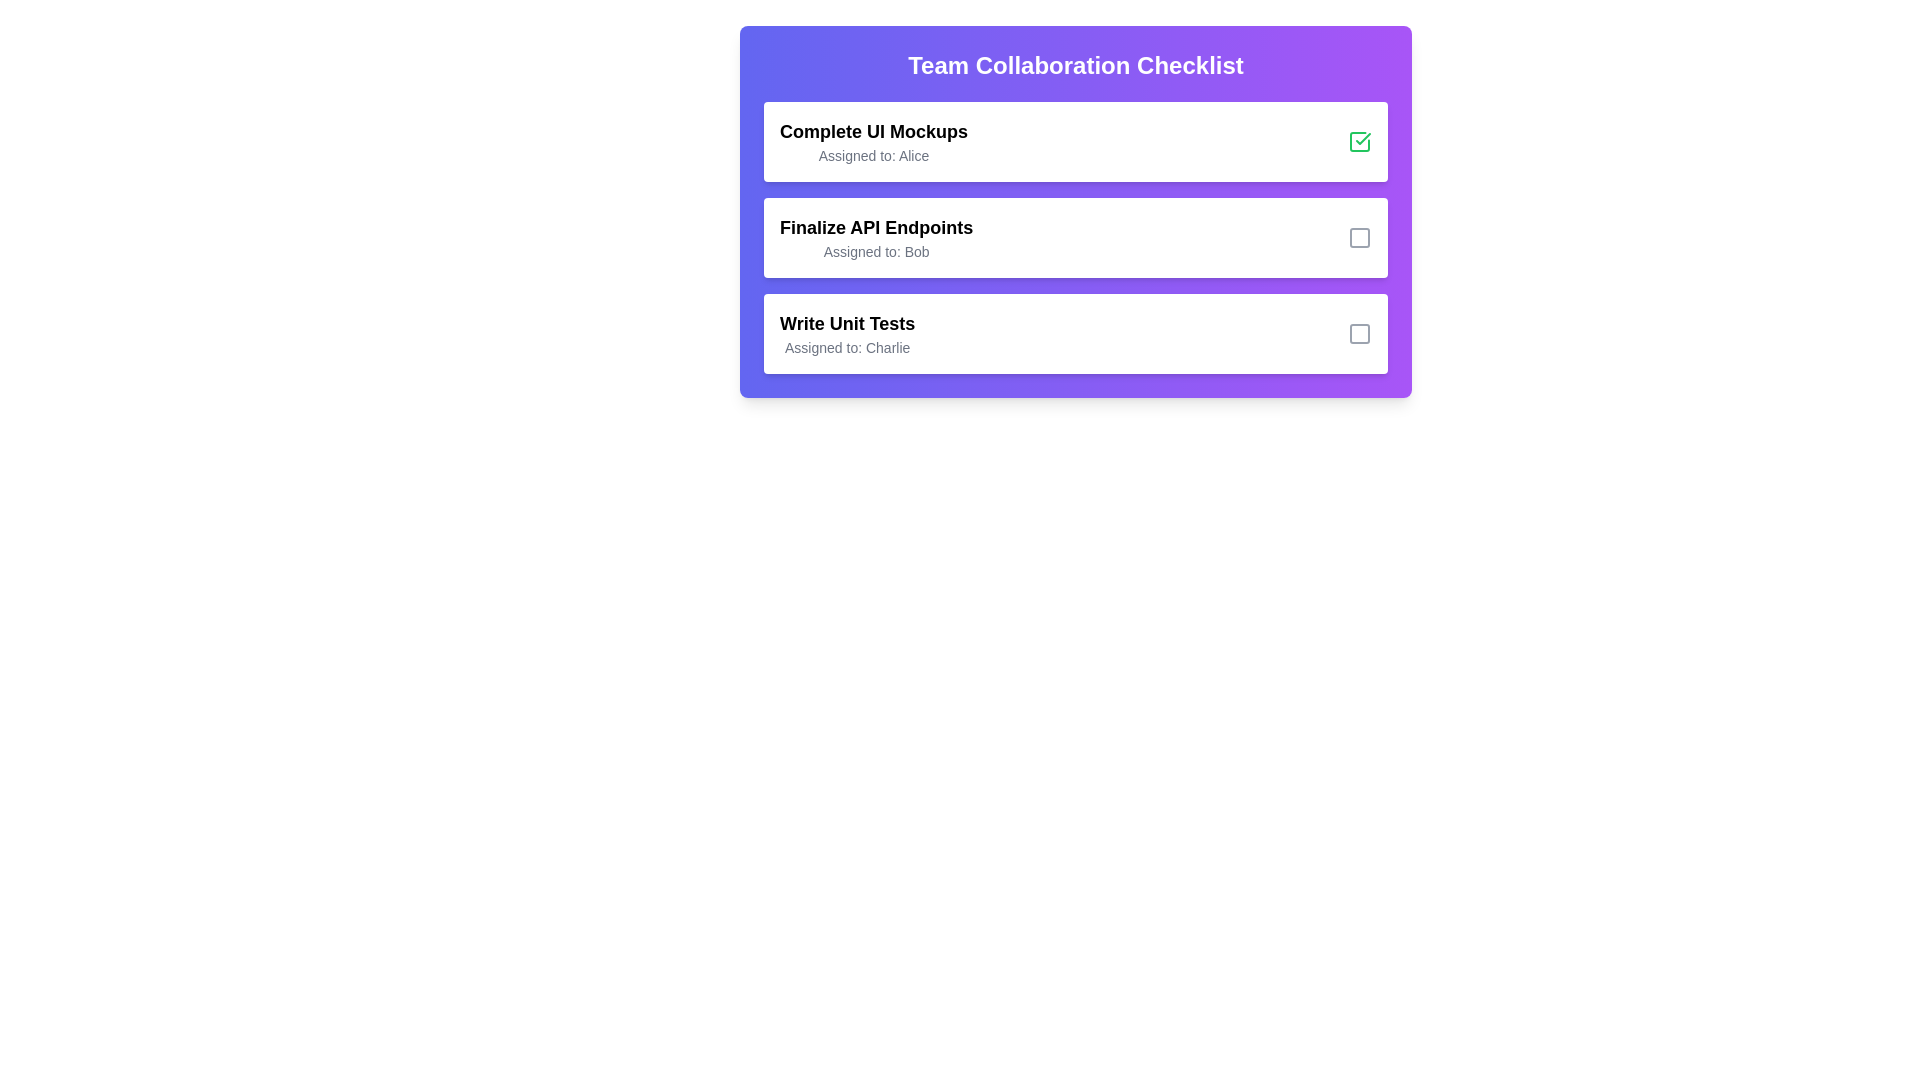 Image resolution: width=1920 pixels, height=1080 pixels. Describe the element at coordinates (1074, 237) in the screenshot. I see `the task details for the list item containing the text 'Finalize API Endpoints' which is styled in bold and has the subtext 'Assigned to: Bob'` at that location.